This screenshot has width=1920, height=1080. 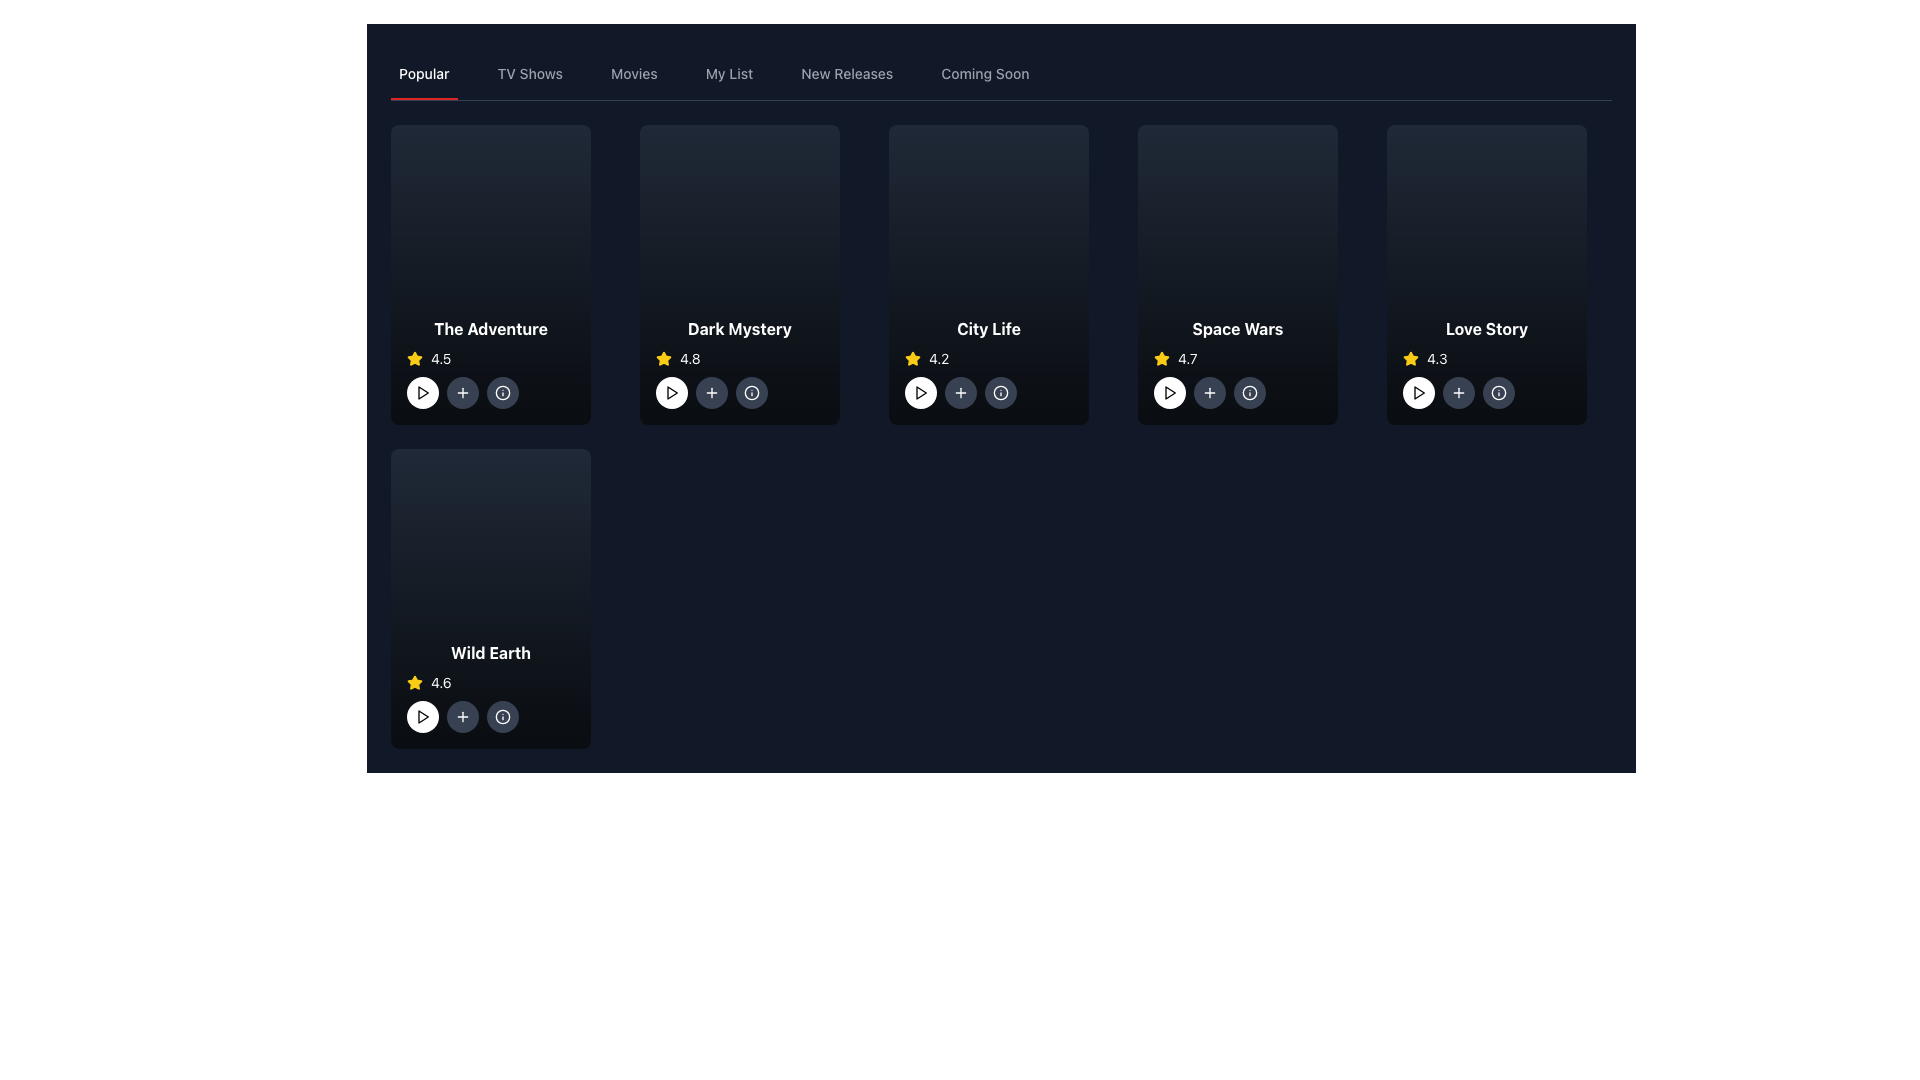 What do you see at coordinates (751, 393) in the screenshot?
I see `the small circular button with an outlined information icon ('i') on a dark background, located at the bottom right of the 'Dark Mystery' item card in the second column of the first row in the grid` at bounding box center [751, 393].